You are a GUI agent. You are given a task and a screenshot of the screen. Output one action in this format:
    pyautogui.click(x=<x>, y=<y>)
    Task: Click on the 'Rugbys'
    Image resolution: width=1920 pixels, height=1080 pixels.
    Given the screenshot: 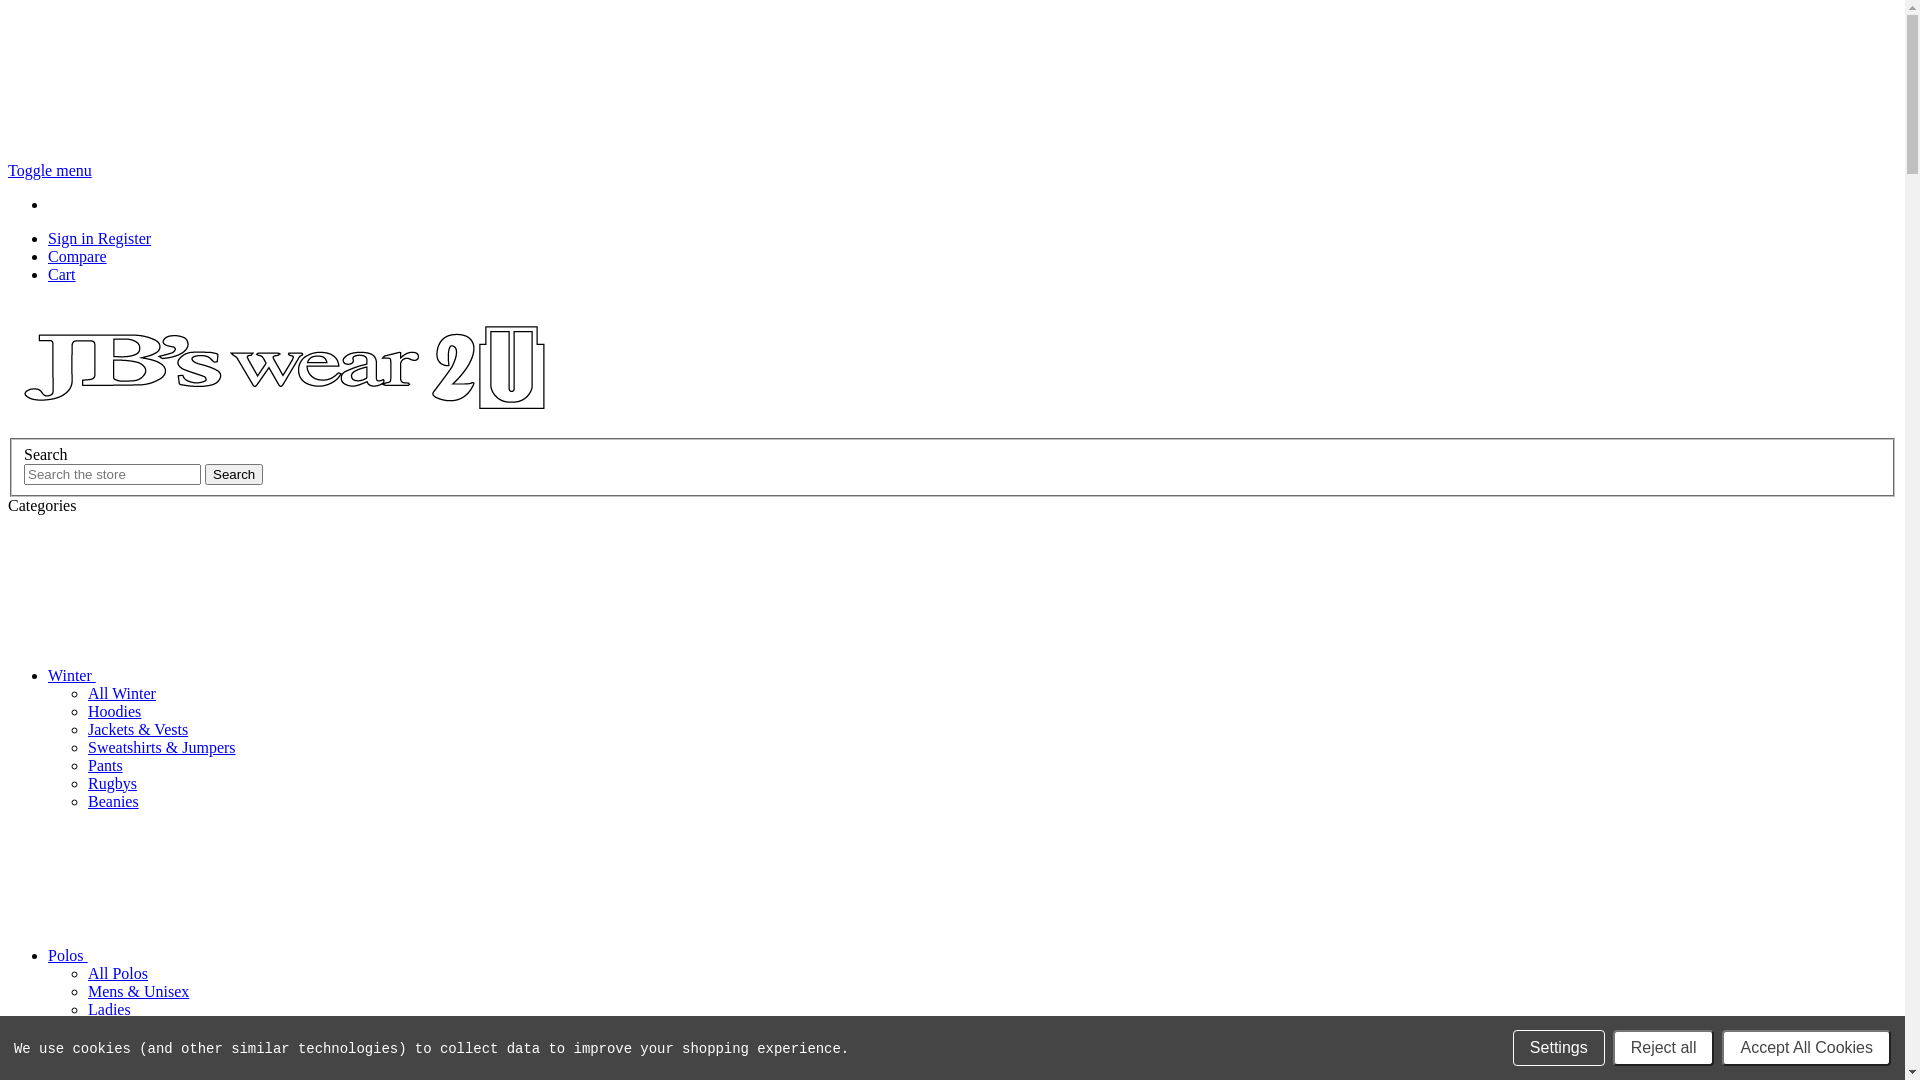 What is the action you would take?
    pyautogui.click(x=111, y=782)
    